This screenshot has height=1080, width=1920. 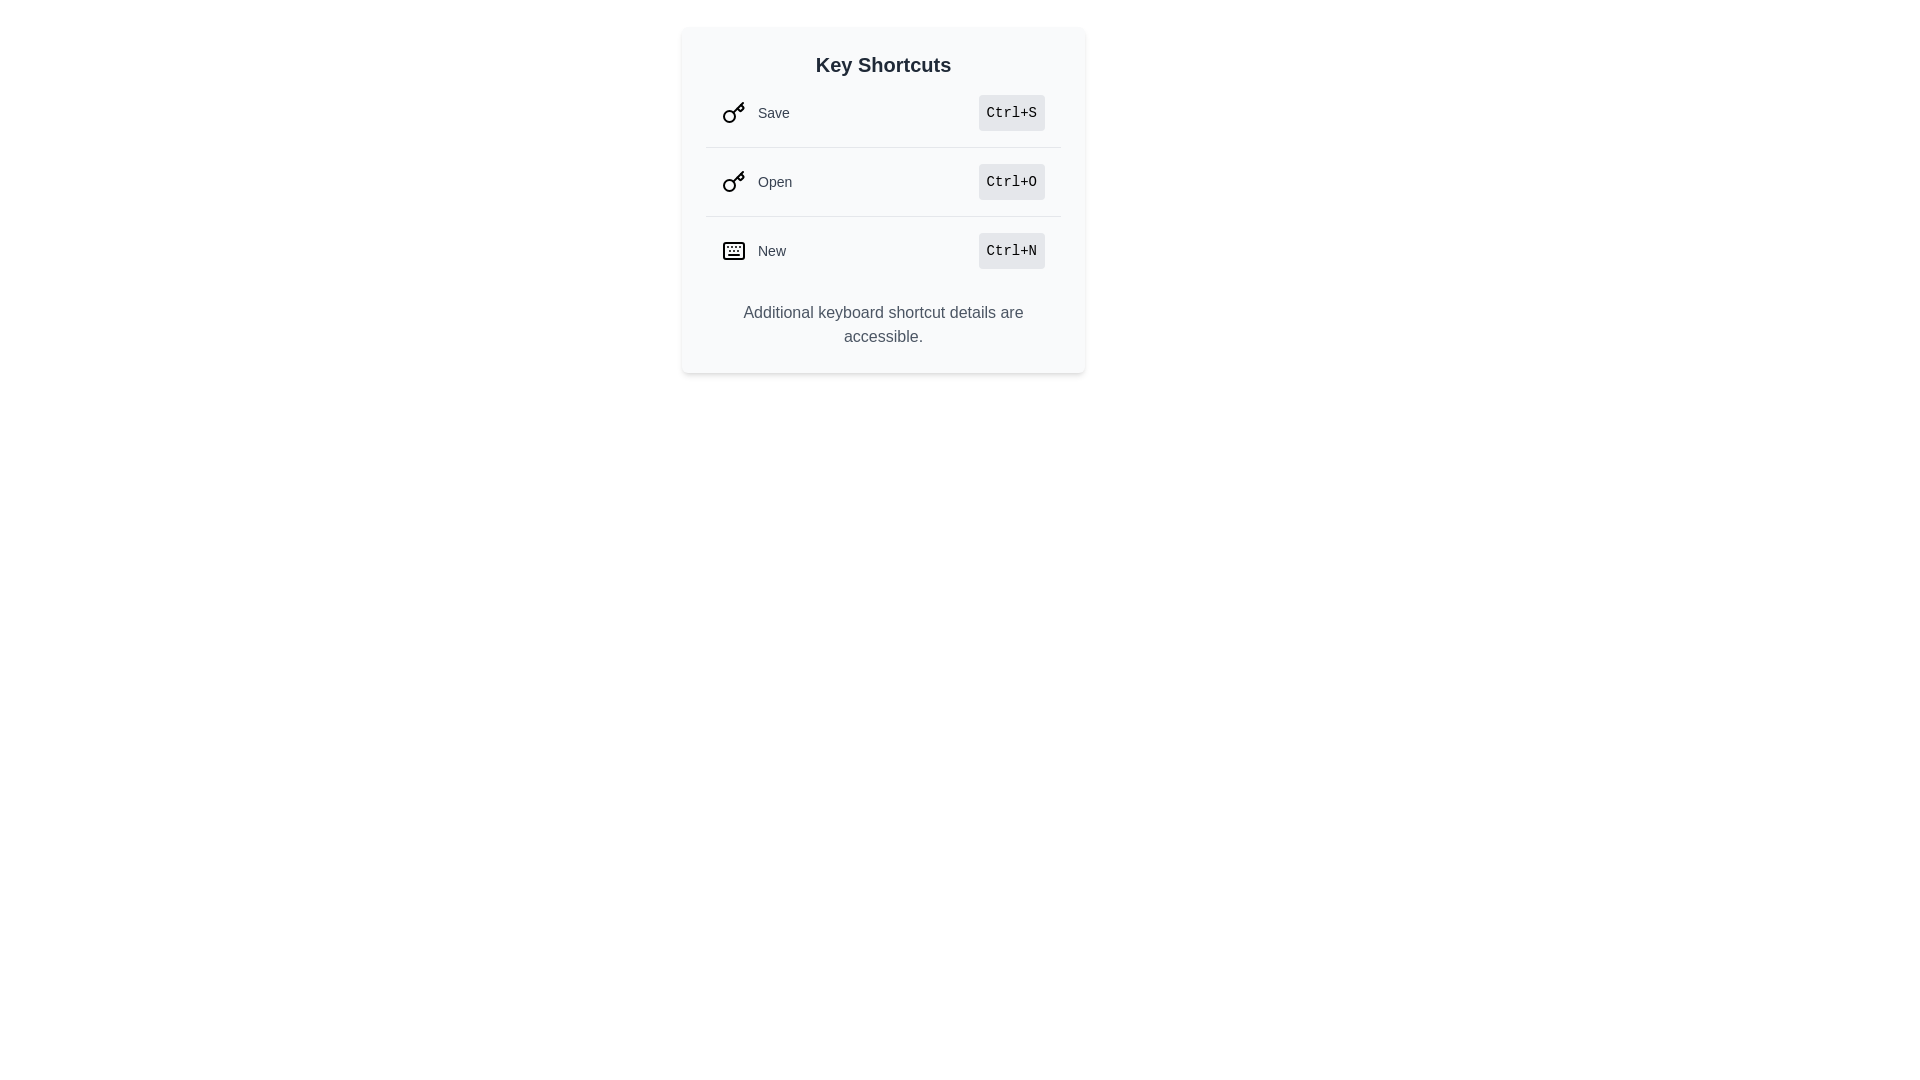 What do you see at coordinates (1011, 249) in the screenshot?
I see `the small, rectangular button labeled 'Ctrl+N' that is light gray with rounded corners, located in the bottom row of shortcut indicators, aligned to the right of the label 'New'` at bounding box center [1011, 249].